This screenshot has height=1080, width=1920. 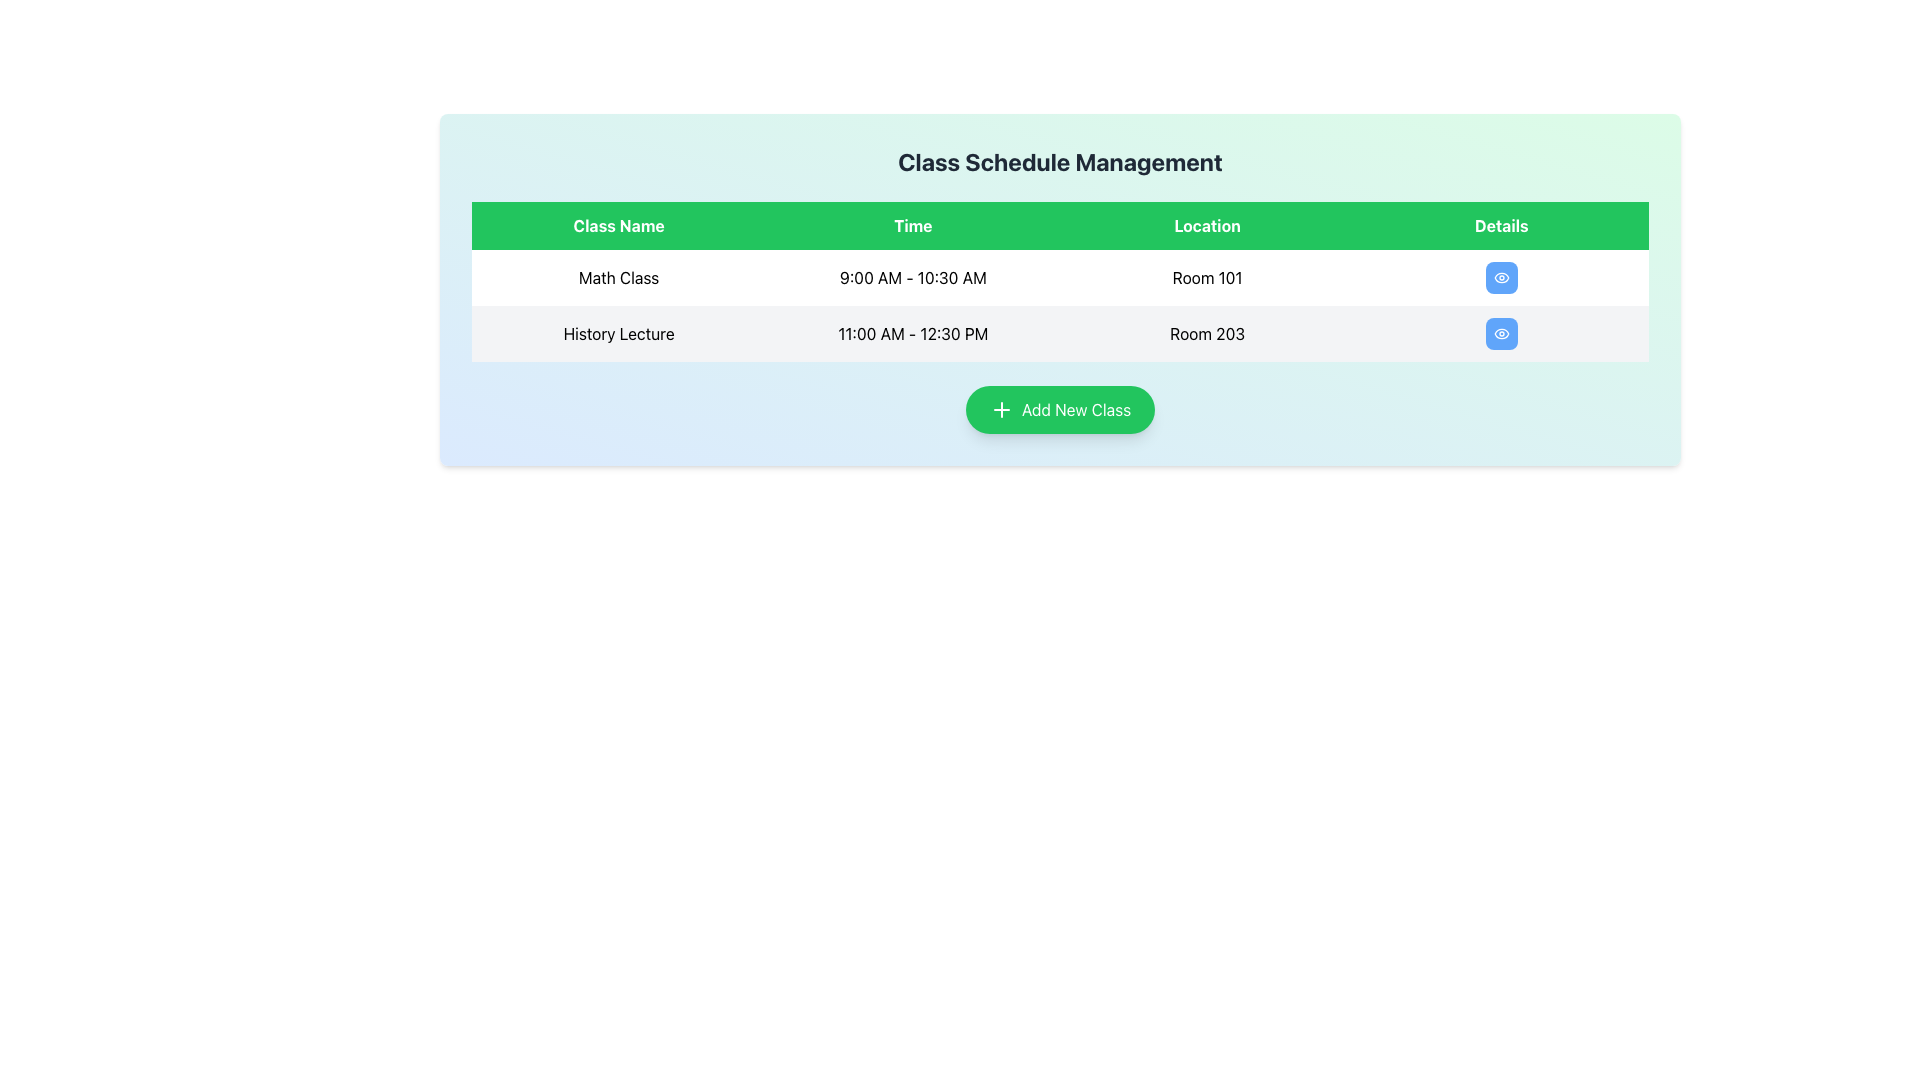 I want to click on the text label displaying 'Room 203' in the 'Location' column of the table for the 'History Lecture' at '11:00 AM - 12:30 PM', so click(x=1206, y=333).